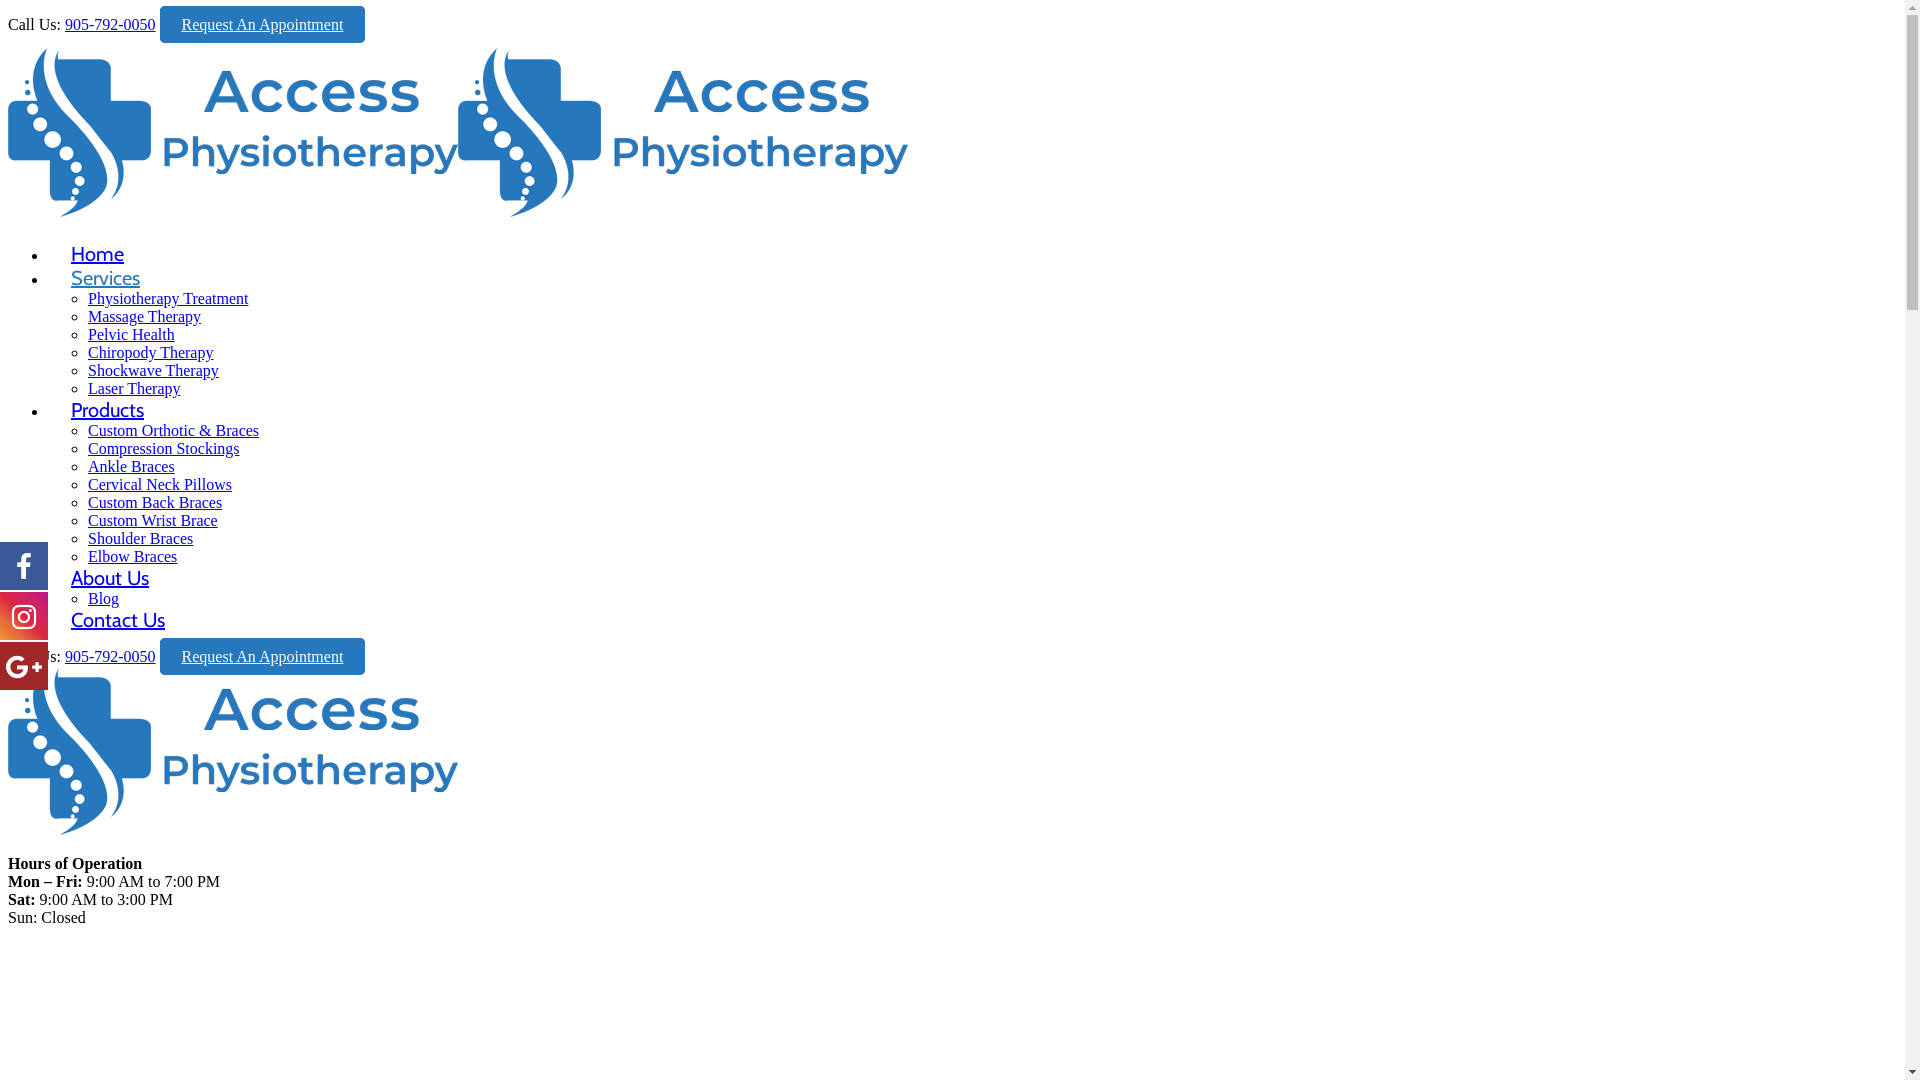  Describe the element at coordinates (109, 24) in the screenshot. I see `'905-792-0050'` at that location.